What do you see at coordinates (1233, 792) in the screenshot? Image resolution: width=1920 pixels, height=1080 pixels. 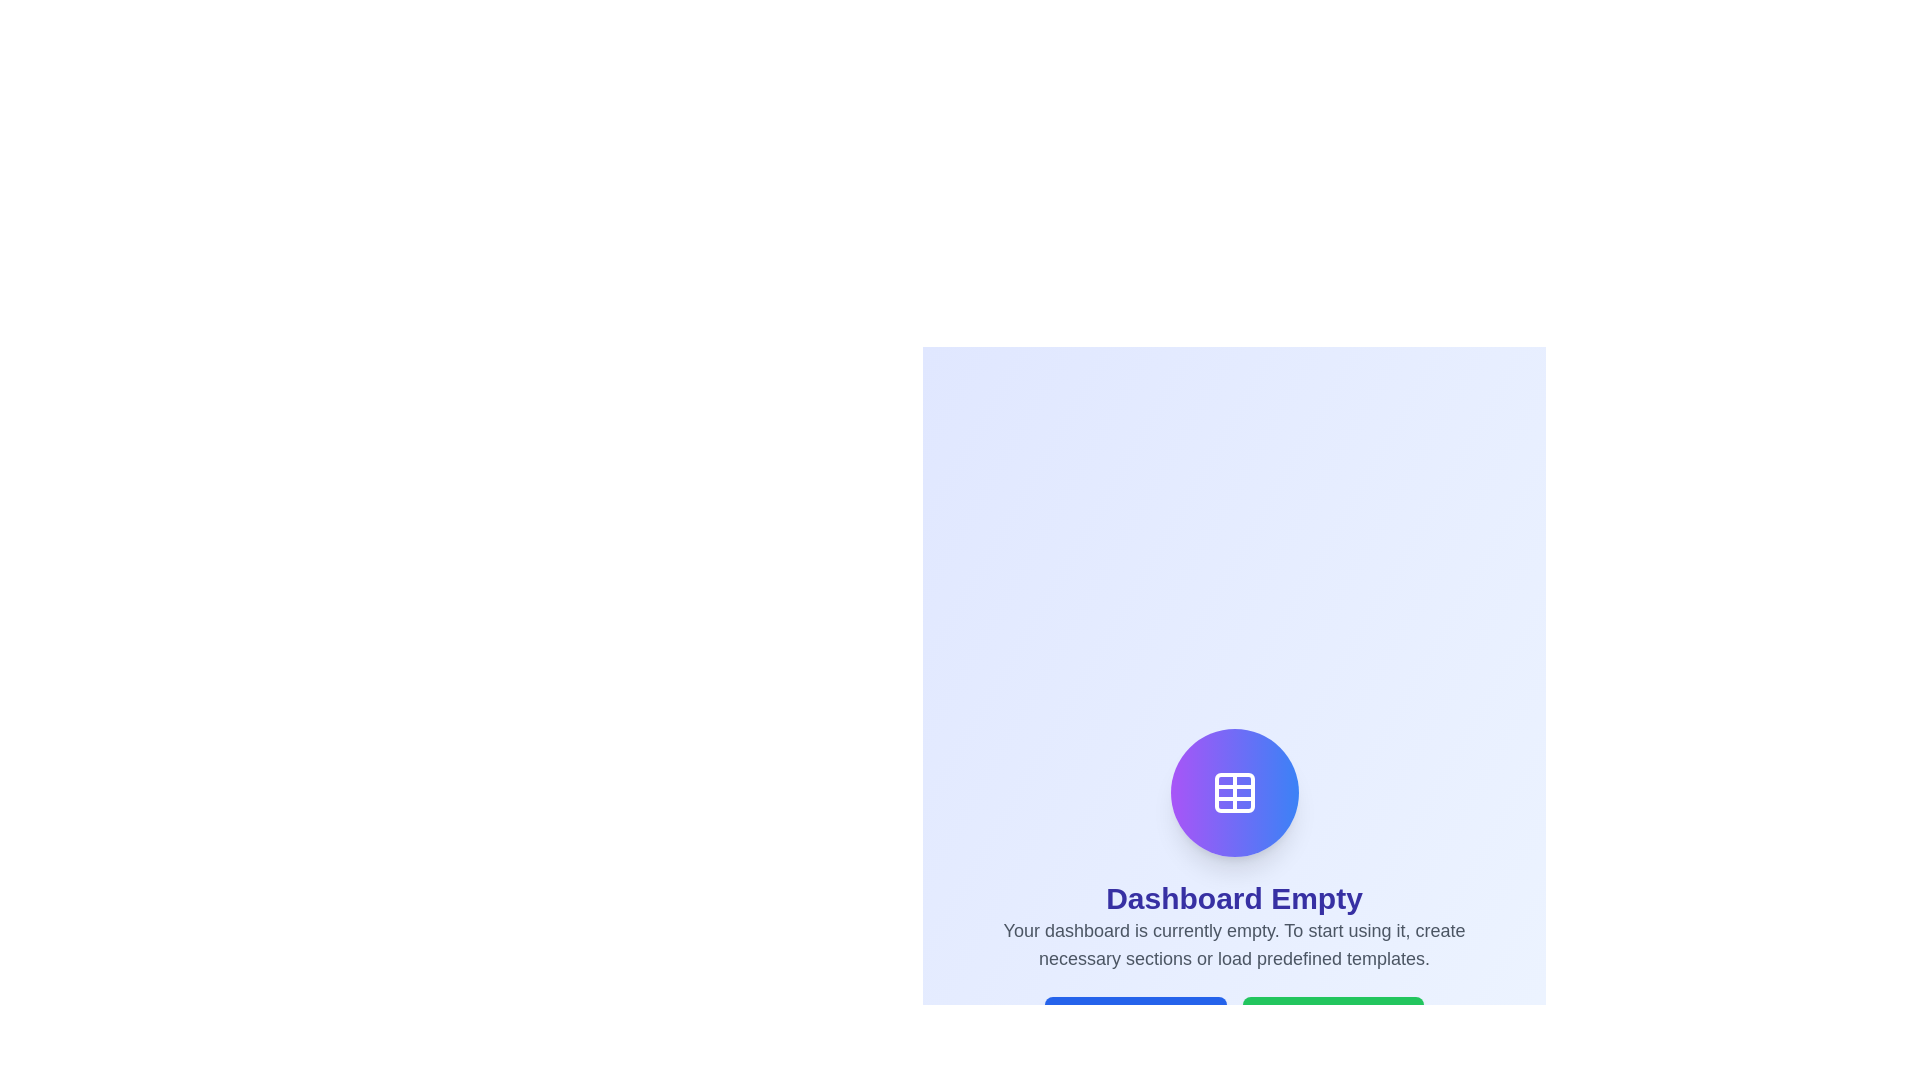 I see `the grid-like icon with a gradient background encased in a semi-transparent rounded rectangle` at bounding box center [1233, 792].